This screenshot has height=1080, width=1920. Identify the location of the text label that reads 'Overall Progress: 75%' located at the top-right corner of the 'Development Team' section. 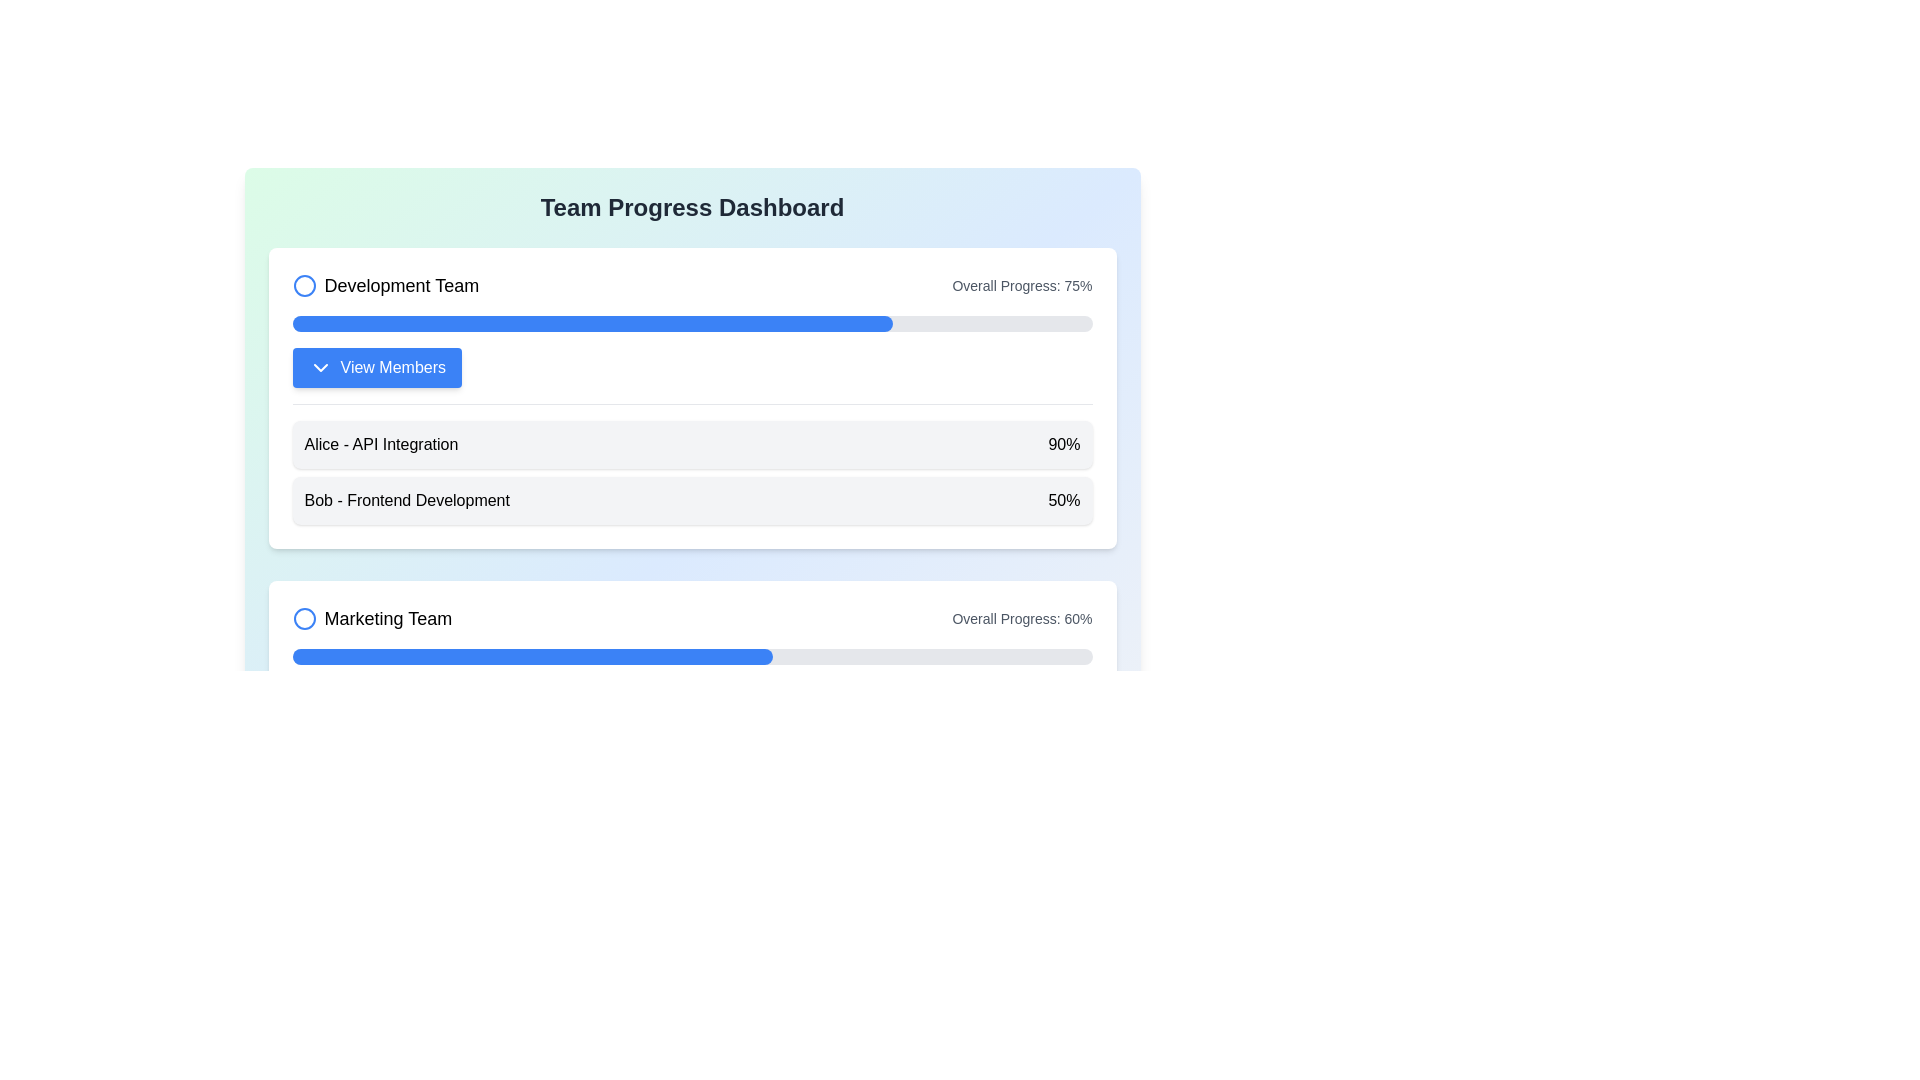
(1022, 285).